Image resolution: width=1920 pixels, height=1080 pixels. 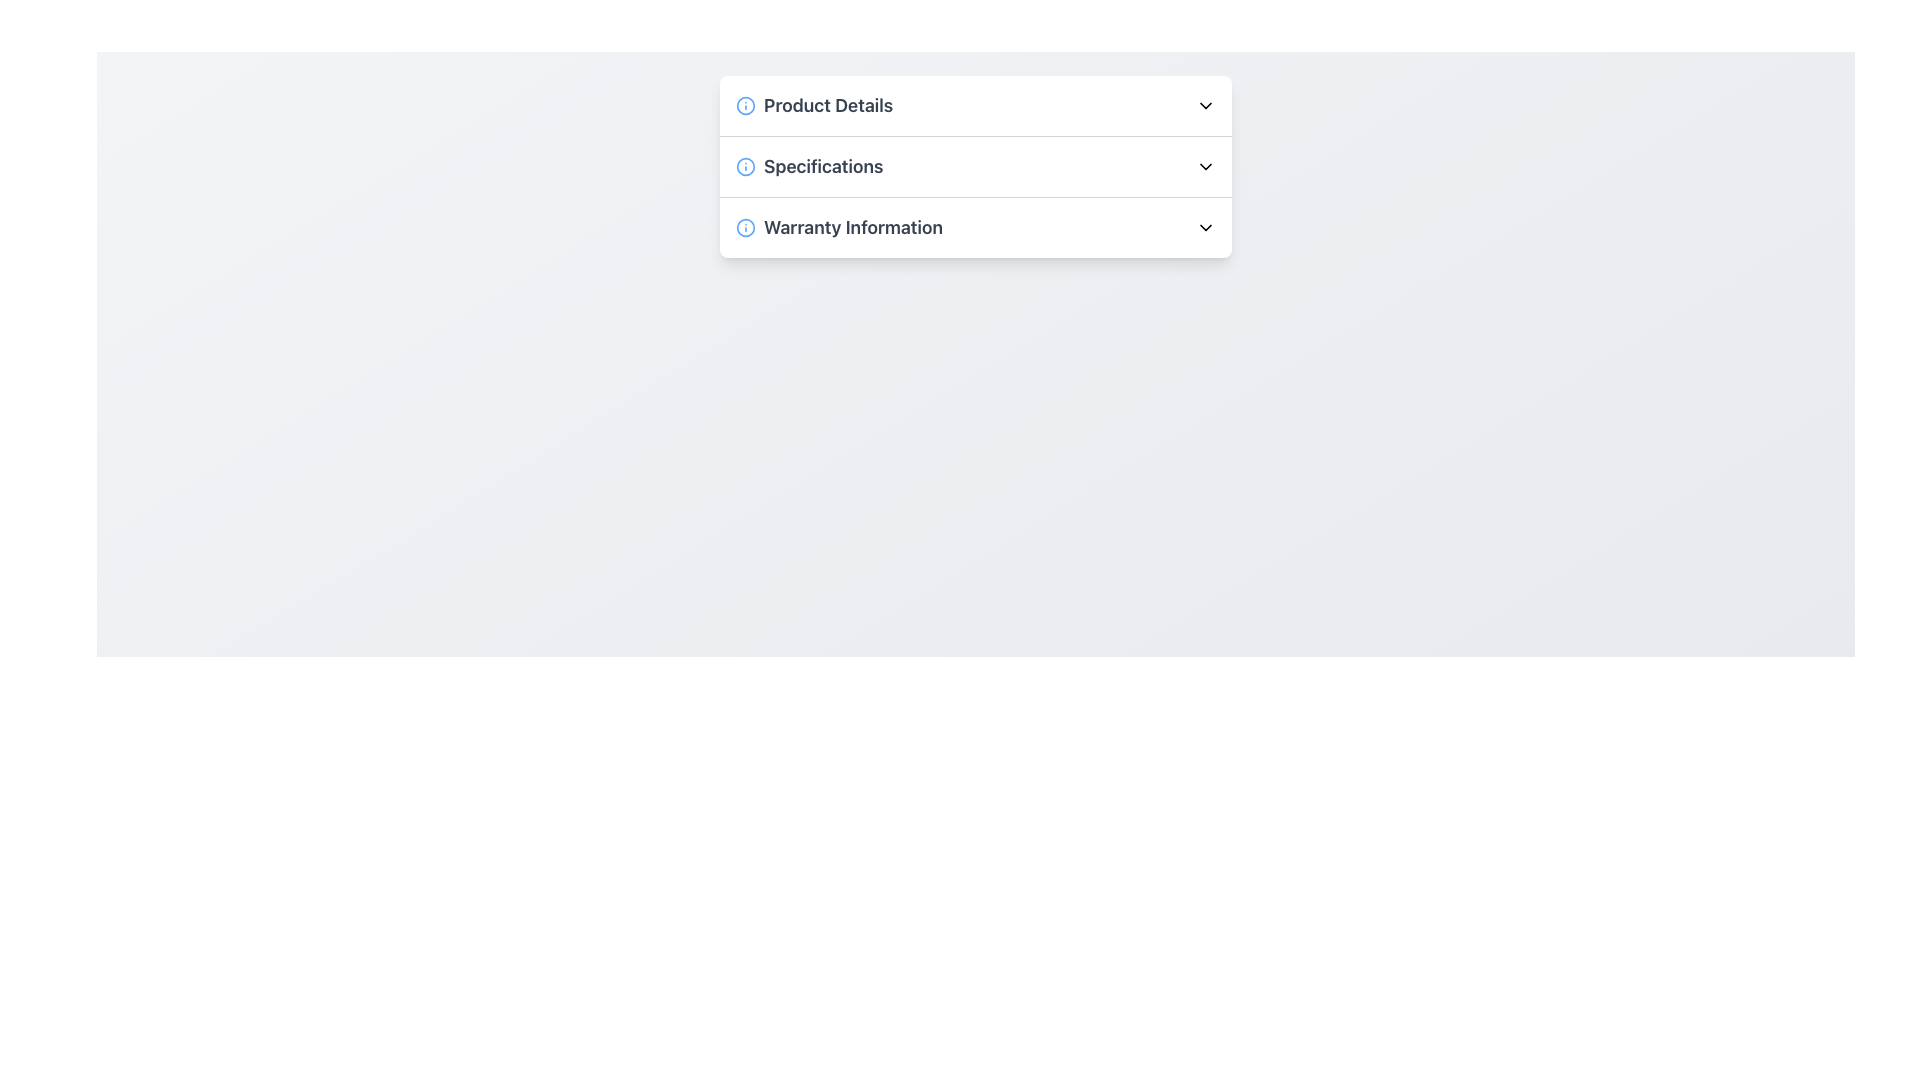 I want to click on the circular icon associated with the 'Specifications' section located on the left side of its row in the vertical list, so click(x=744, y=165).